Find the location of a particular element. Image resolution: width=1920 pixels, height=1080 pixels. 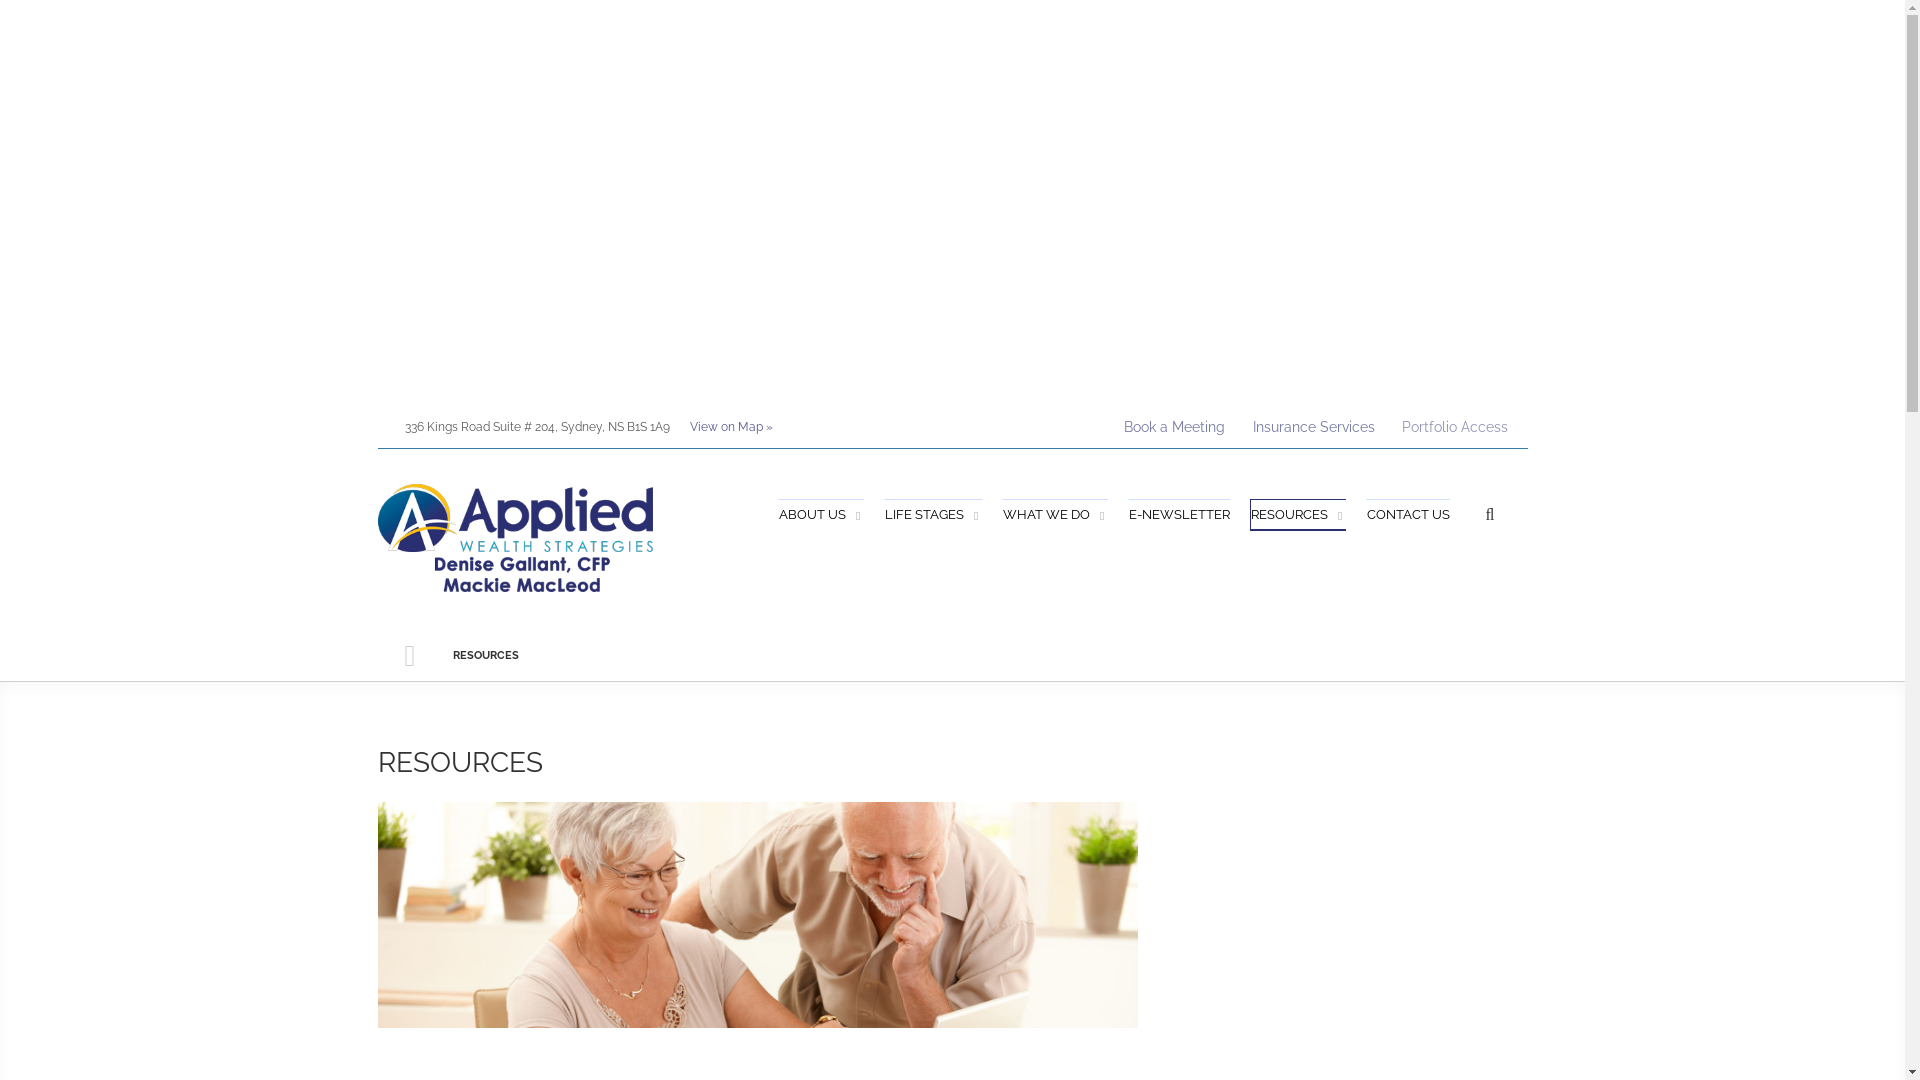

'Insurance Services' is located at coordinates (1310, 427).